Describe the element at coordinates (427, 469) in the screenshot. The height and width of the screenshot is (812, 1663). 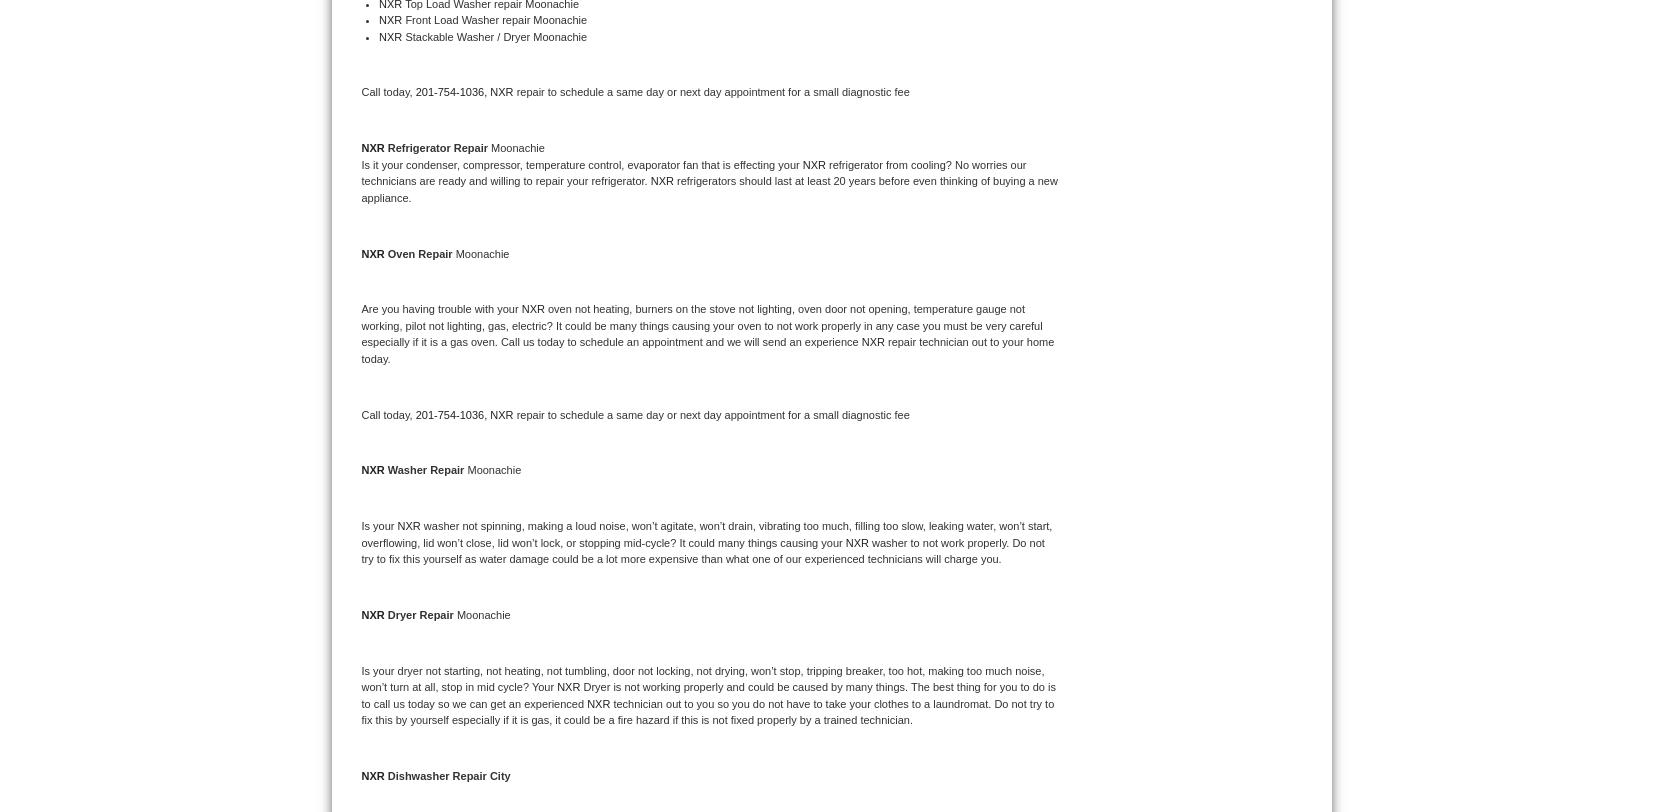
I see `'Washer Repair'` at that location.